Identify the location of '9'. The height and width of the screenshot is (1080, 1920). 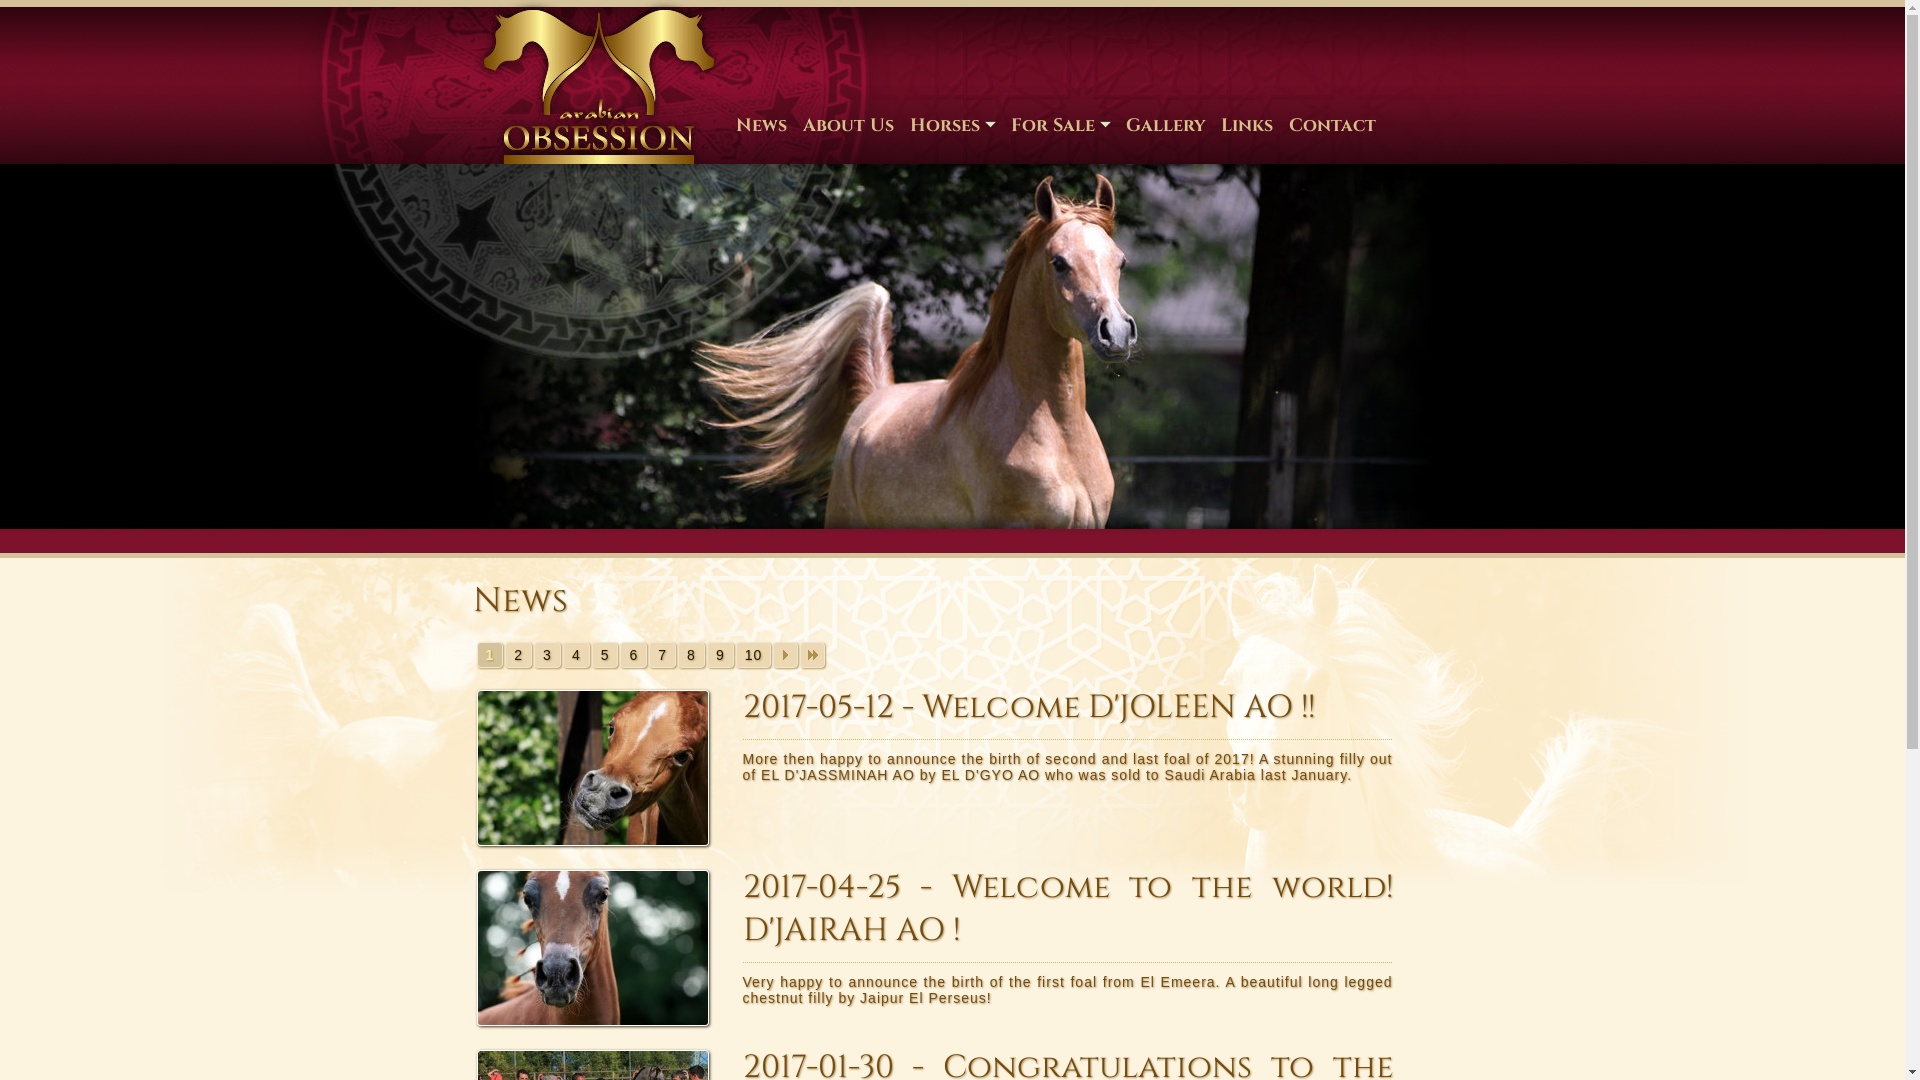
(706, 655).